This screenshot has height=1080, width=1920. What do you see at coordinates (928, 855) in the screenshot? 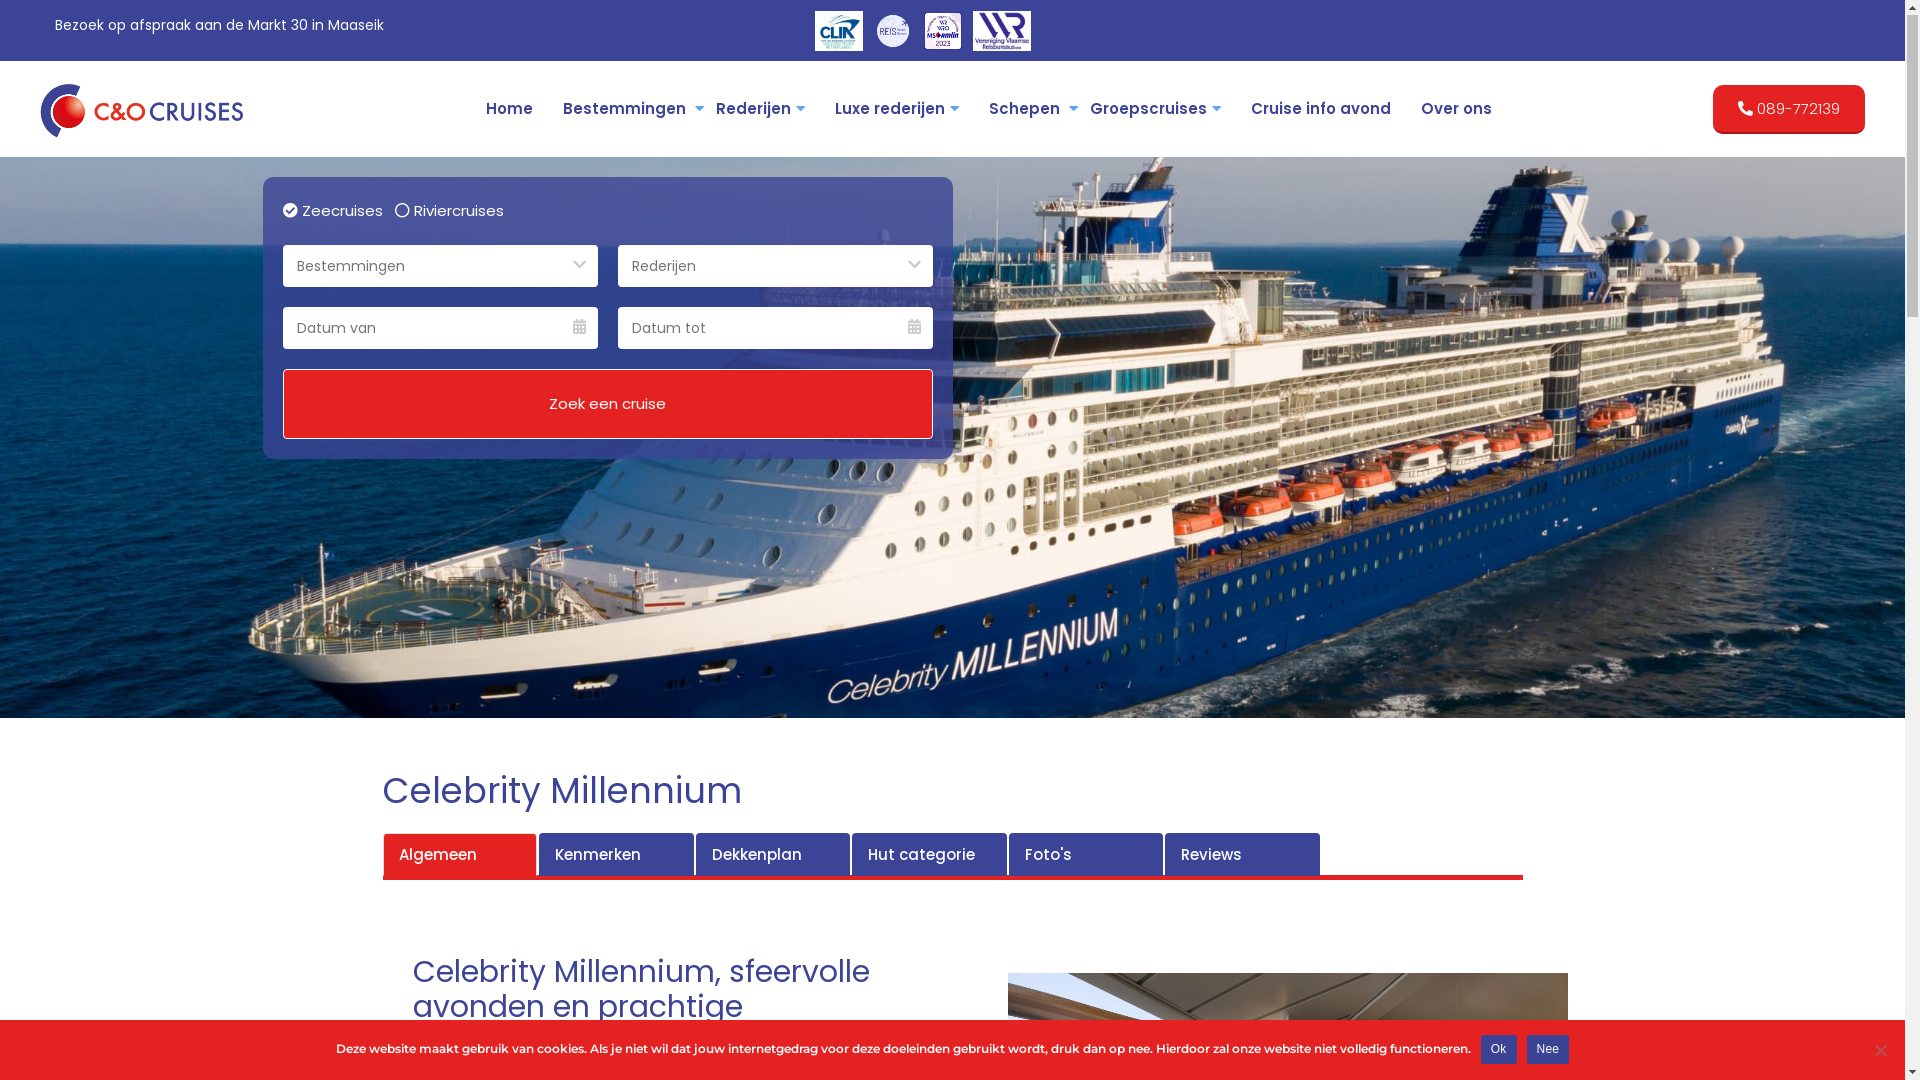
I see `'Hut categorie'` at bounding box center [928, 855].